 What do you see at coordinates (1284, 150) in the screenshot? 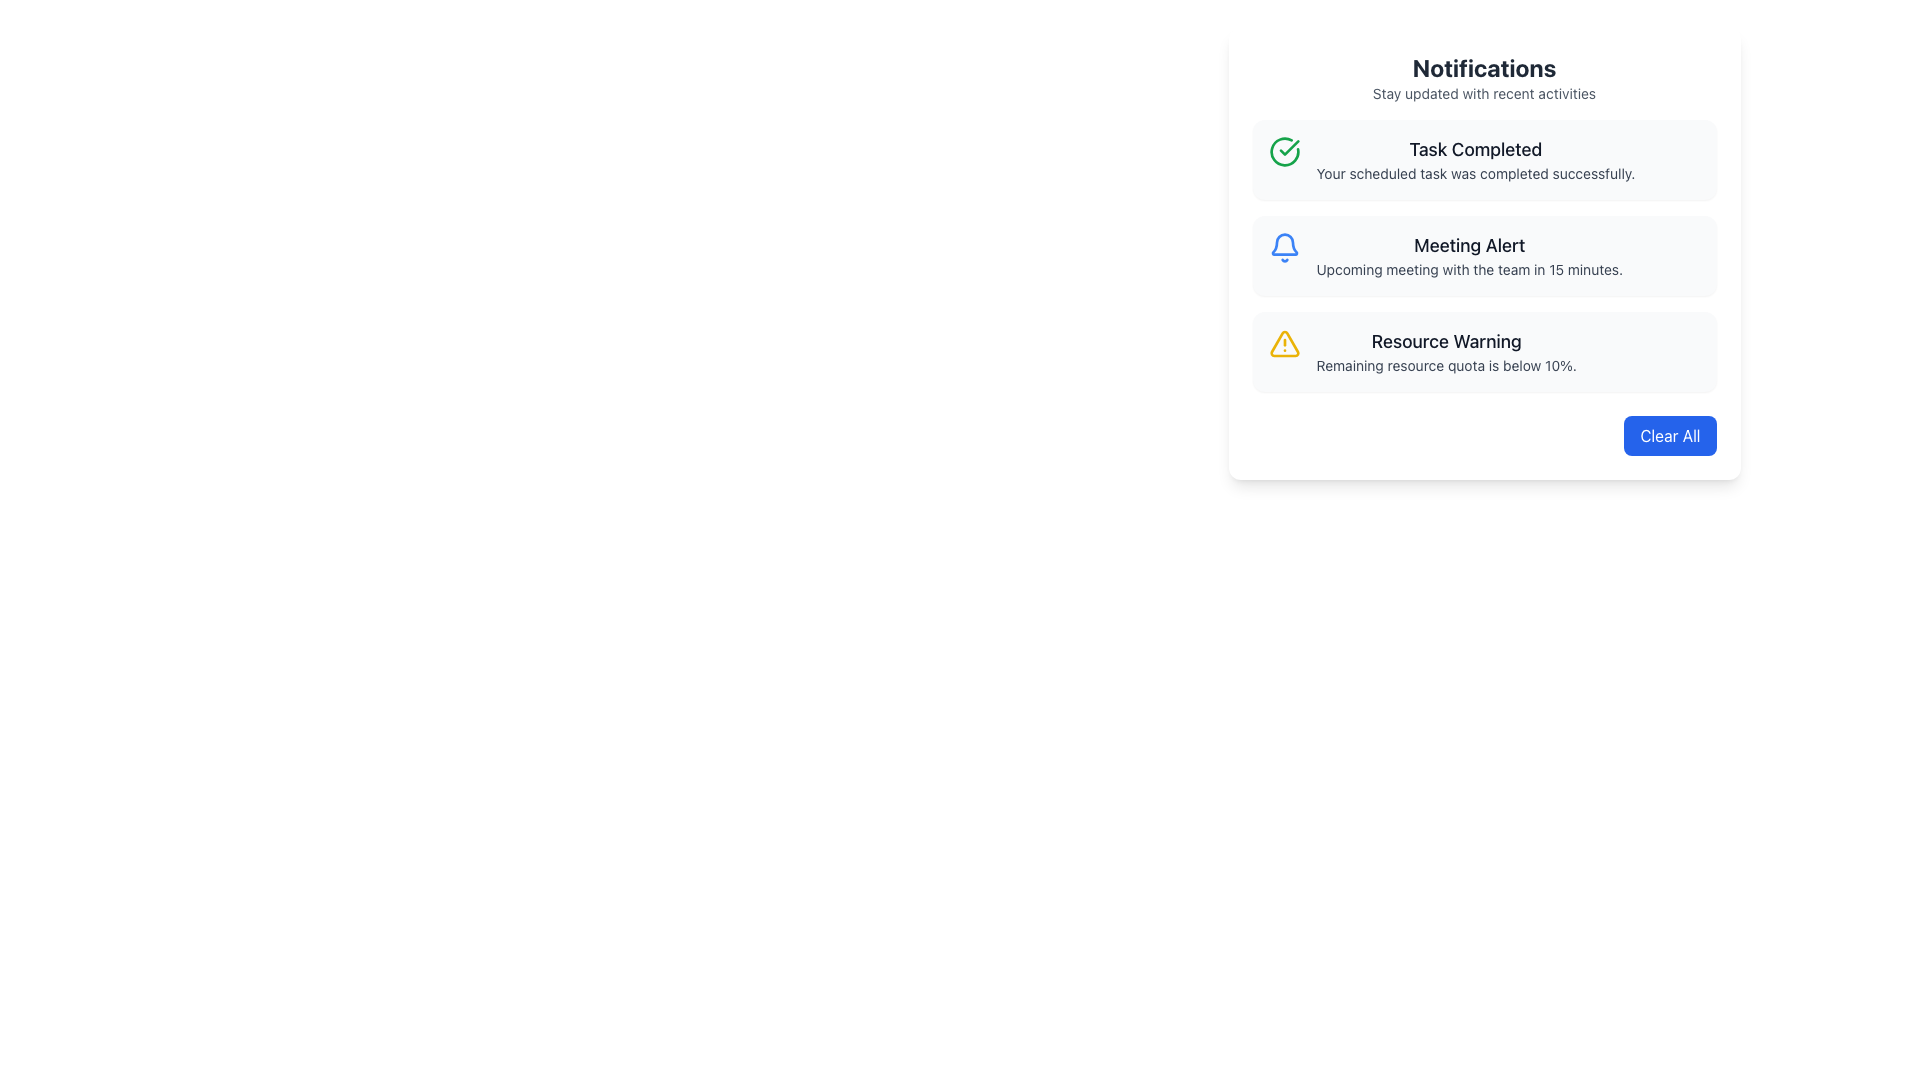
I see `the circular green icon with a checkmark inside, indicating success, located in the 'Task Completed' notification box` at bounding box center [1284, 150].